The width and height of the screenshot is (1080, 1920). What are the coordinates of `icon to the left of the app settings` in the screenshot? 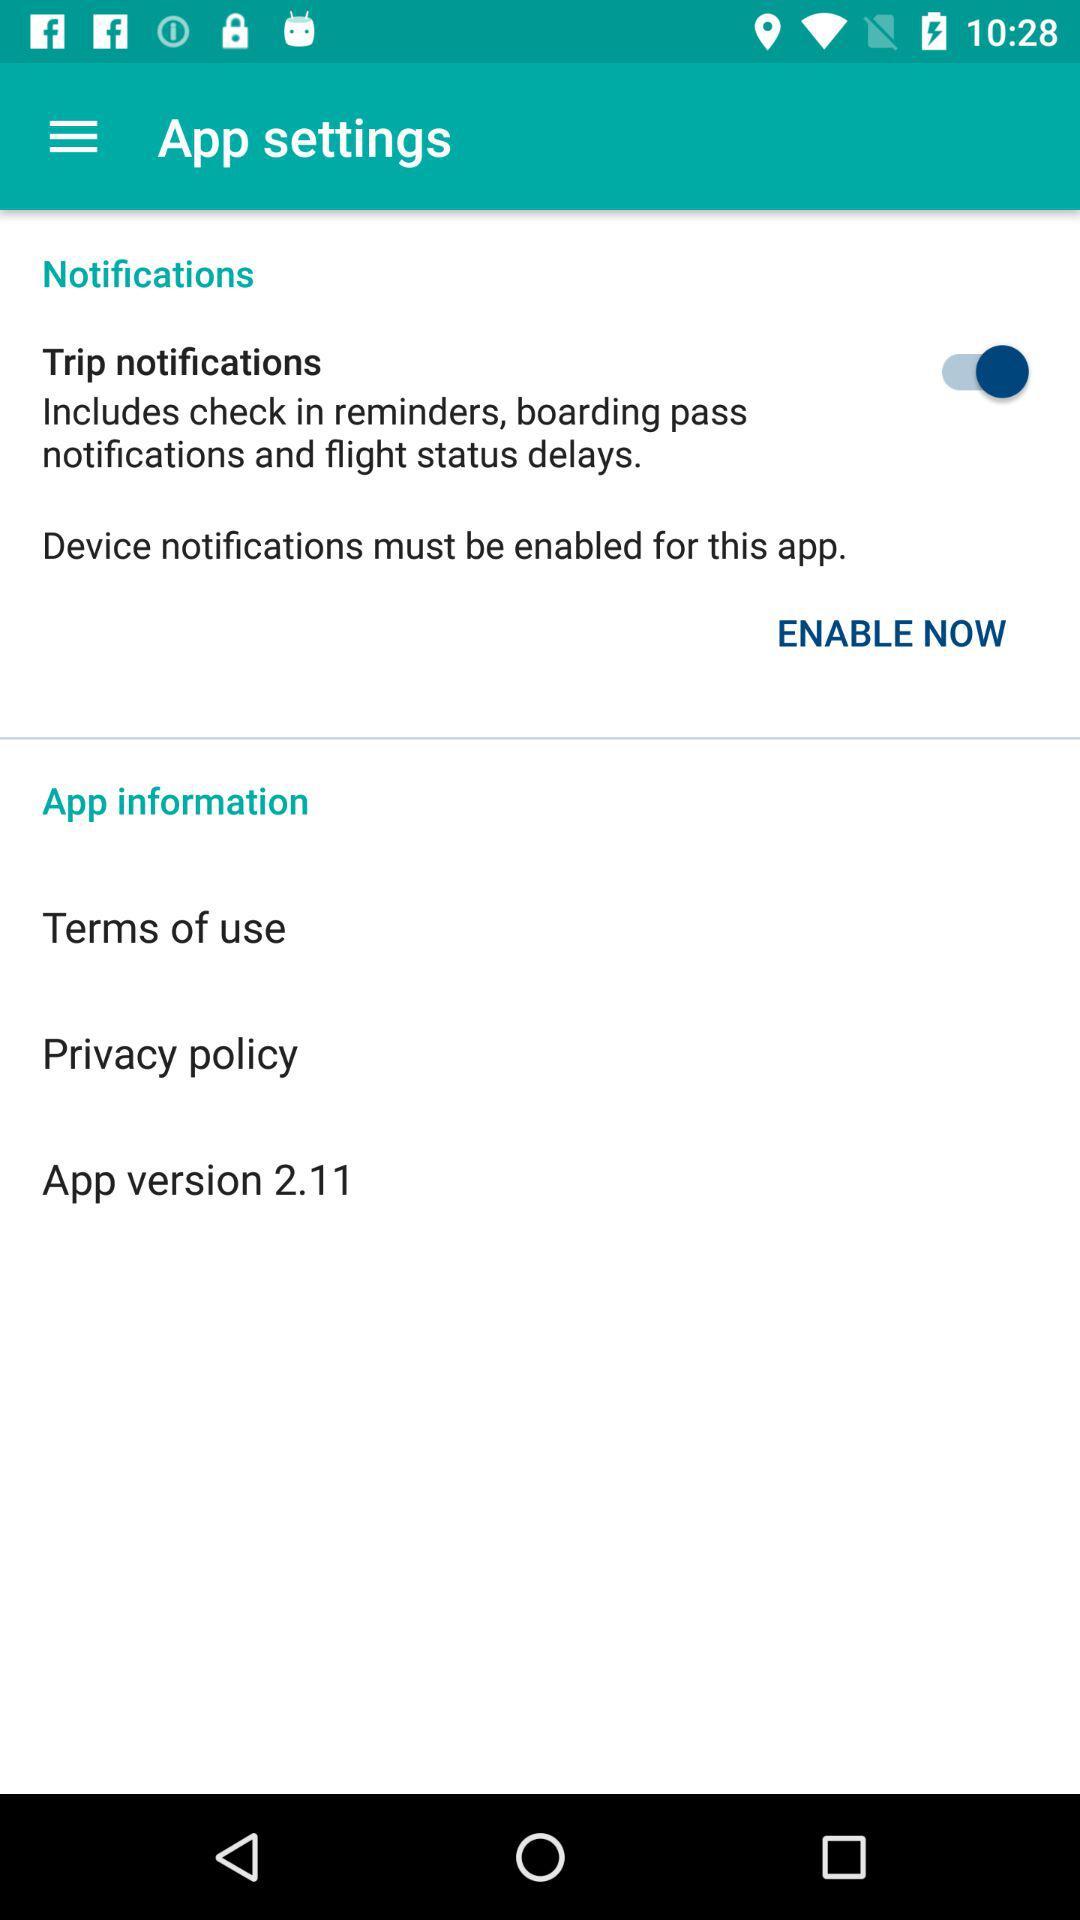 It's located at (72, 135).